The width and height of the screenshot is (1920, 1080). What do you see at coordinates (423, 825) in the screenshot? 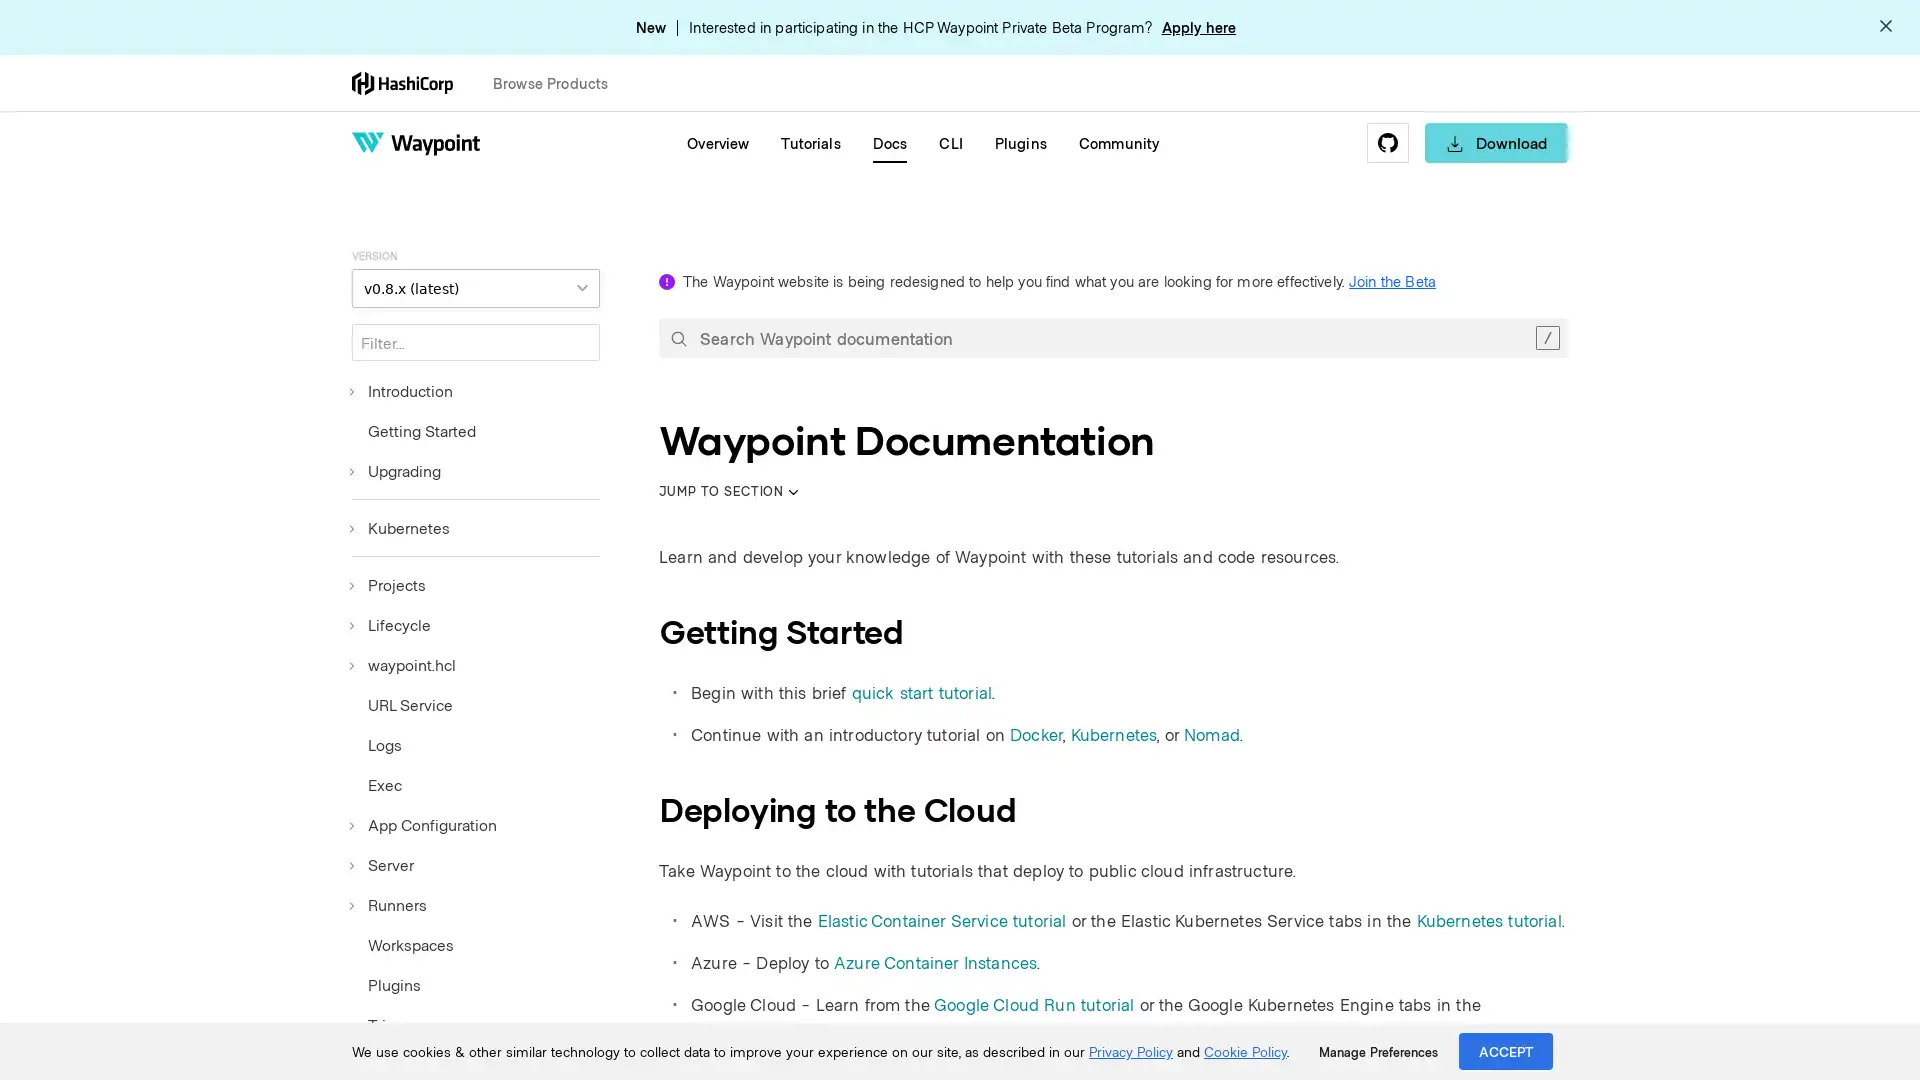
I see `App Configuration` at bounding box center [423, 825].